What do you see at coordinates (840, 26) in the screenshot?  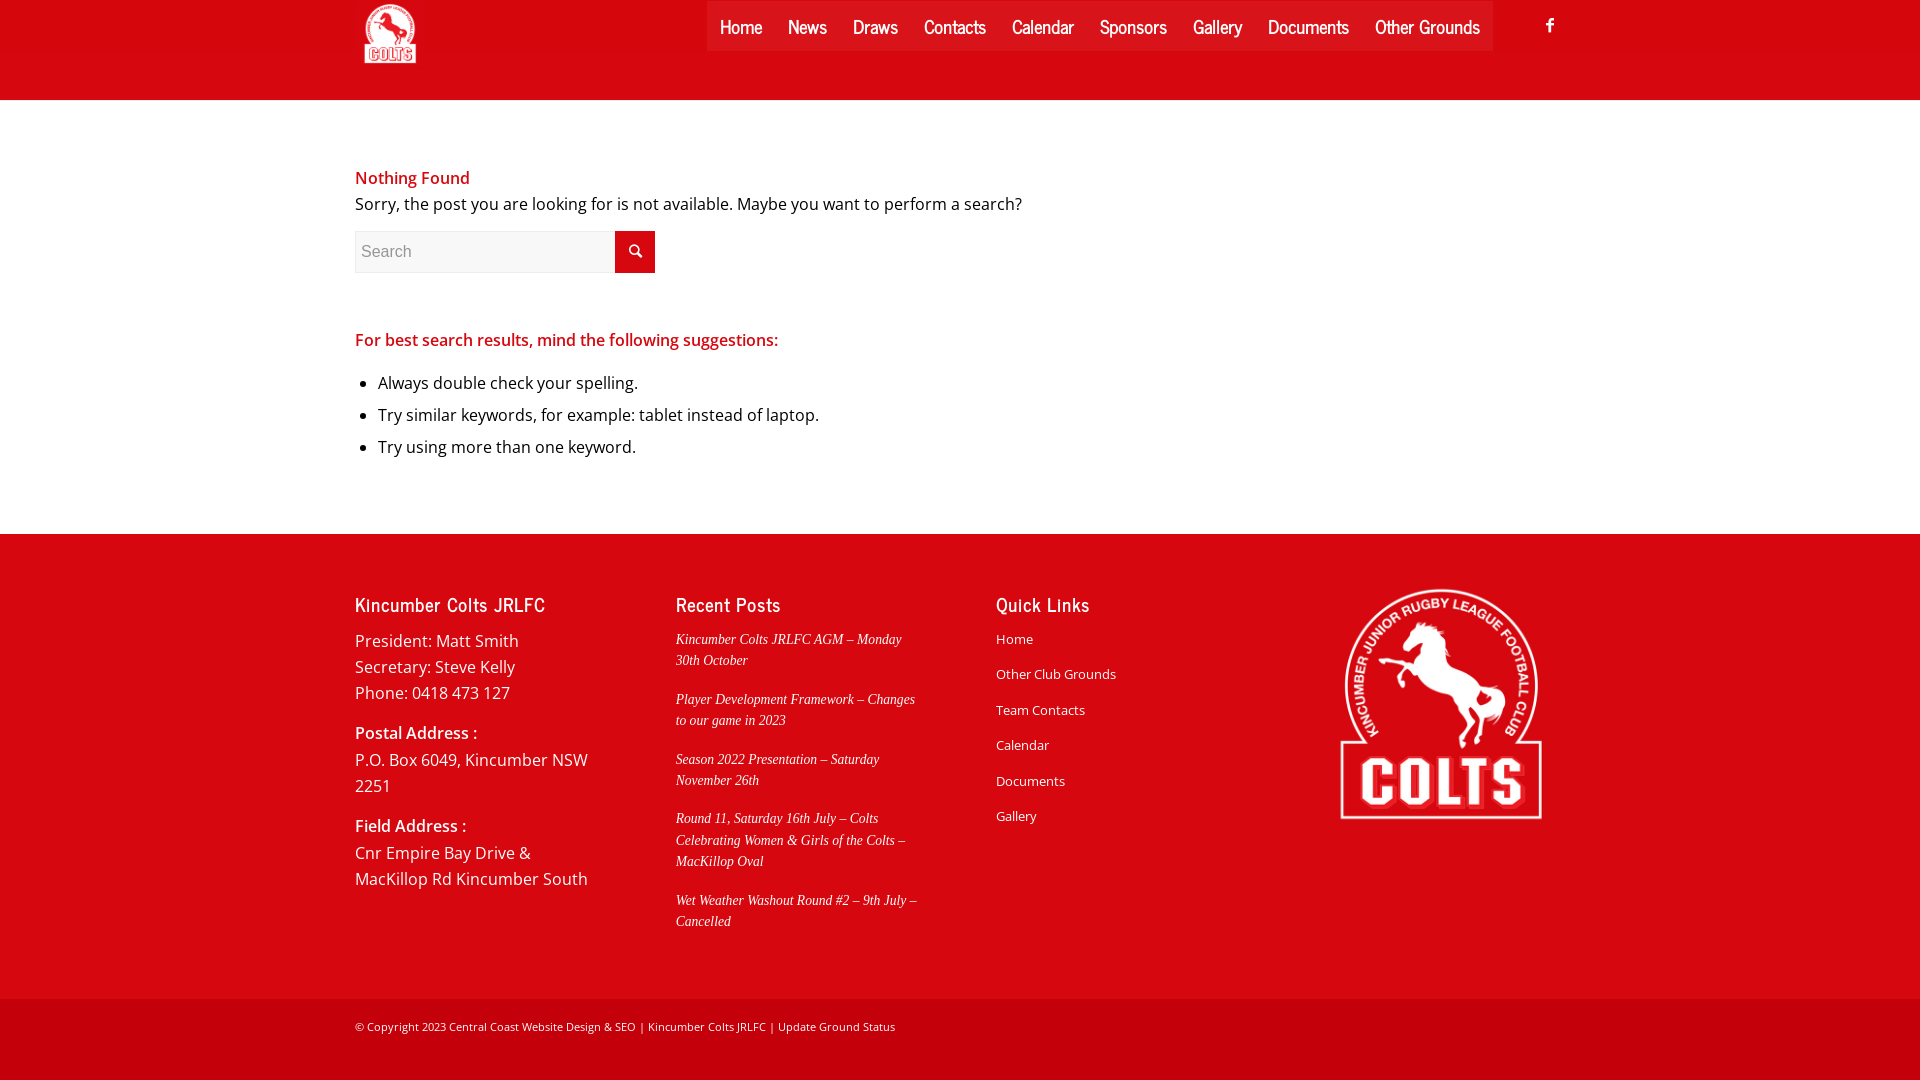 I see `'Draws'` at bounding box center [840, 26].